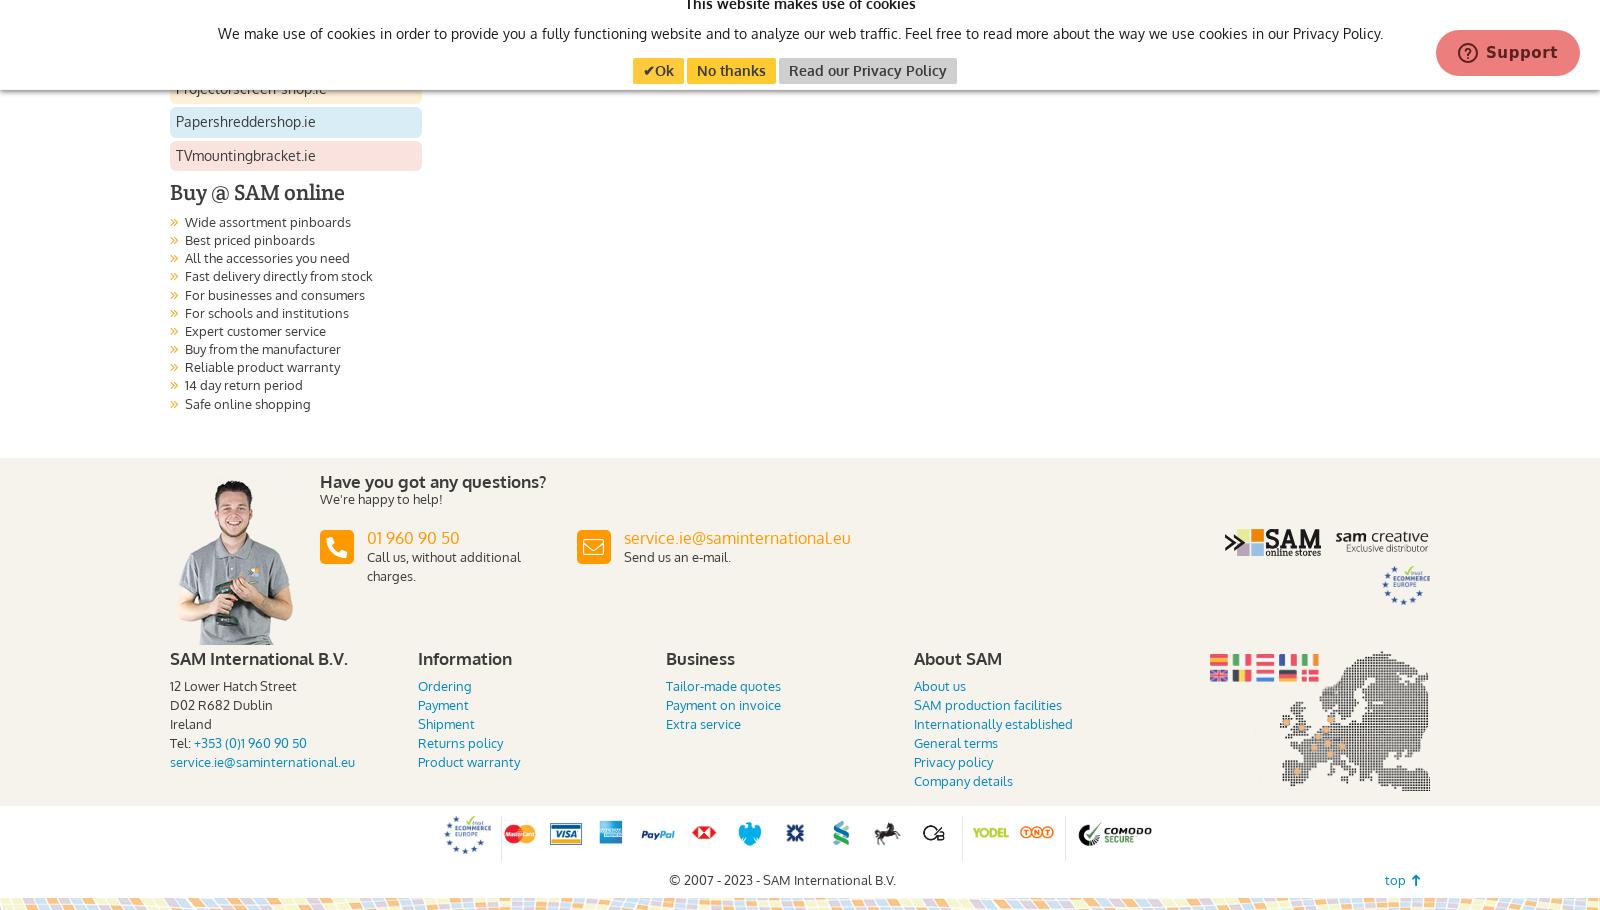 Image resolution: width=1600 pixels, height=910 pixels. What do you see at coordinates (190, 721) in the screenshot?
I see `'Ireland'` at bounding box center [190, 721].